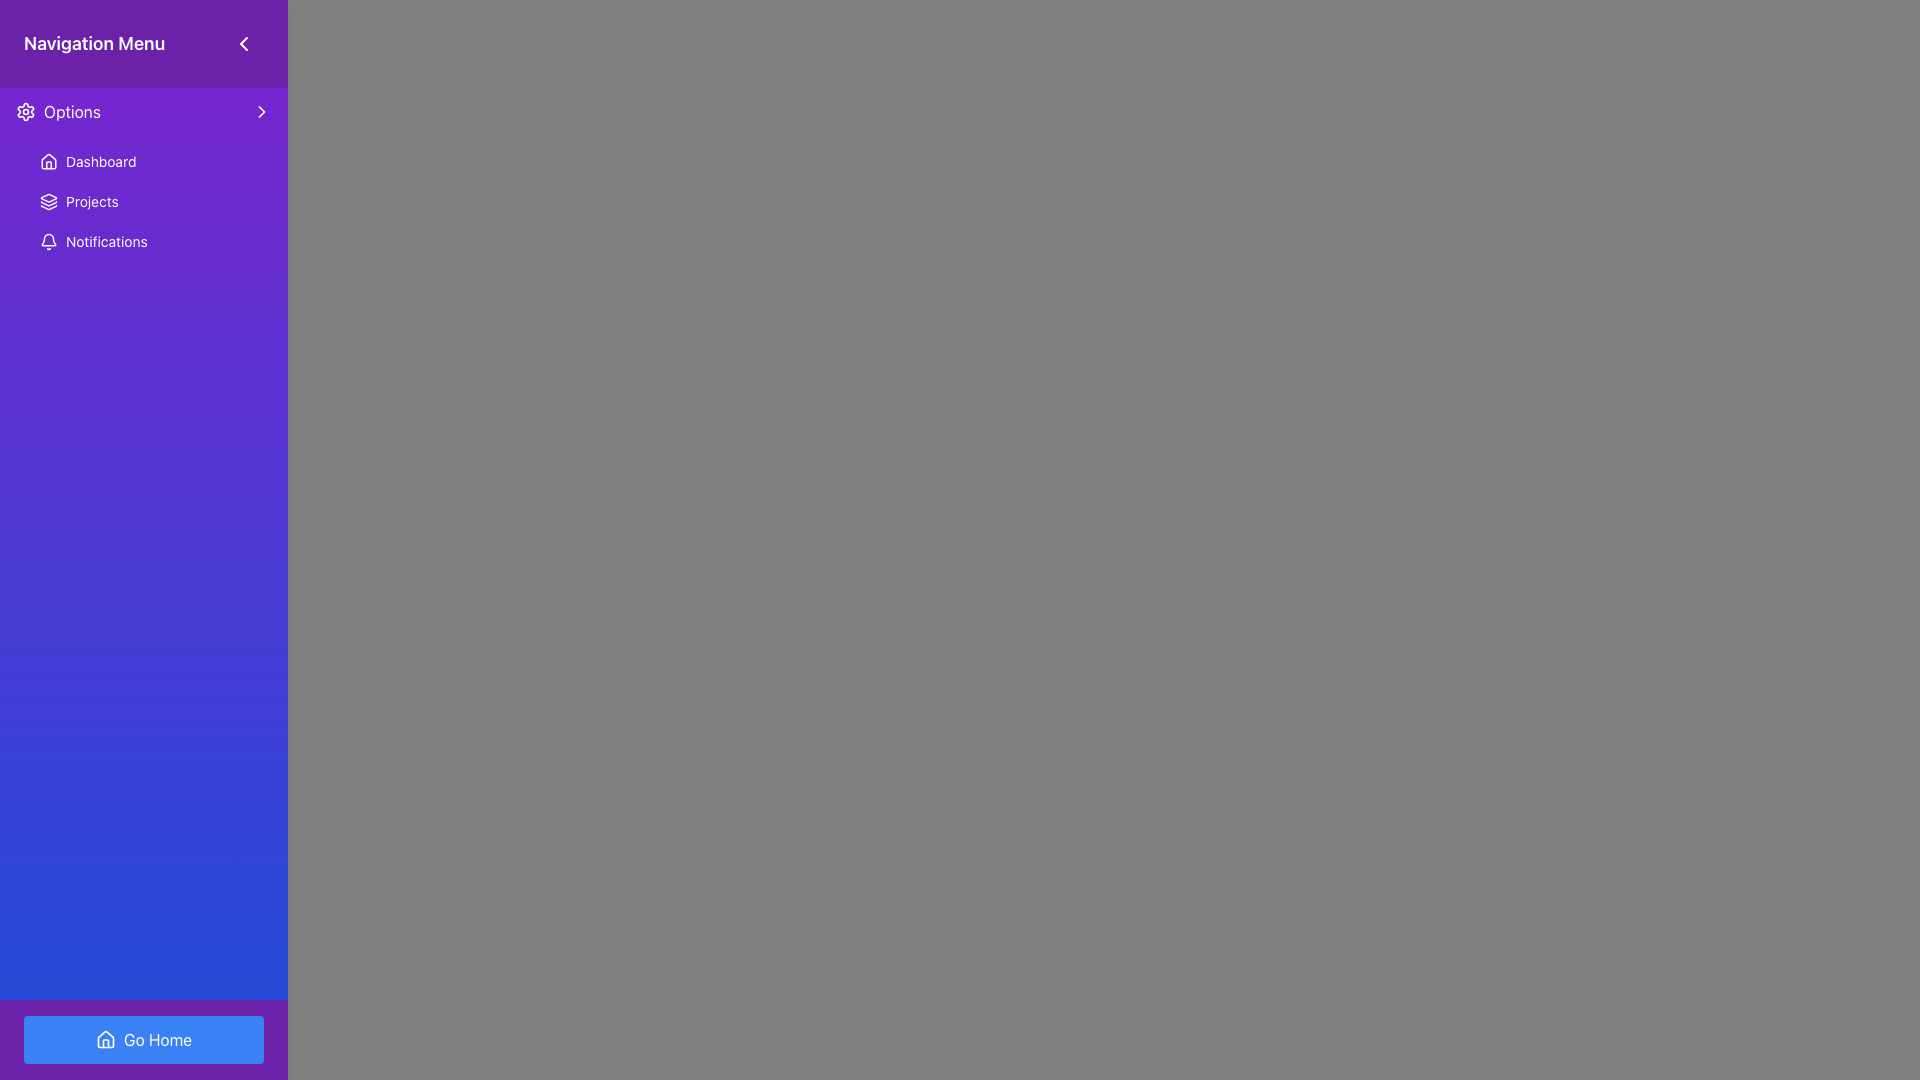  Describe the element at coordinates (25, 111) in the screenshot. I see `the Icon button located on the left navigation bar, adjacent to the 'Options' text` at that location.